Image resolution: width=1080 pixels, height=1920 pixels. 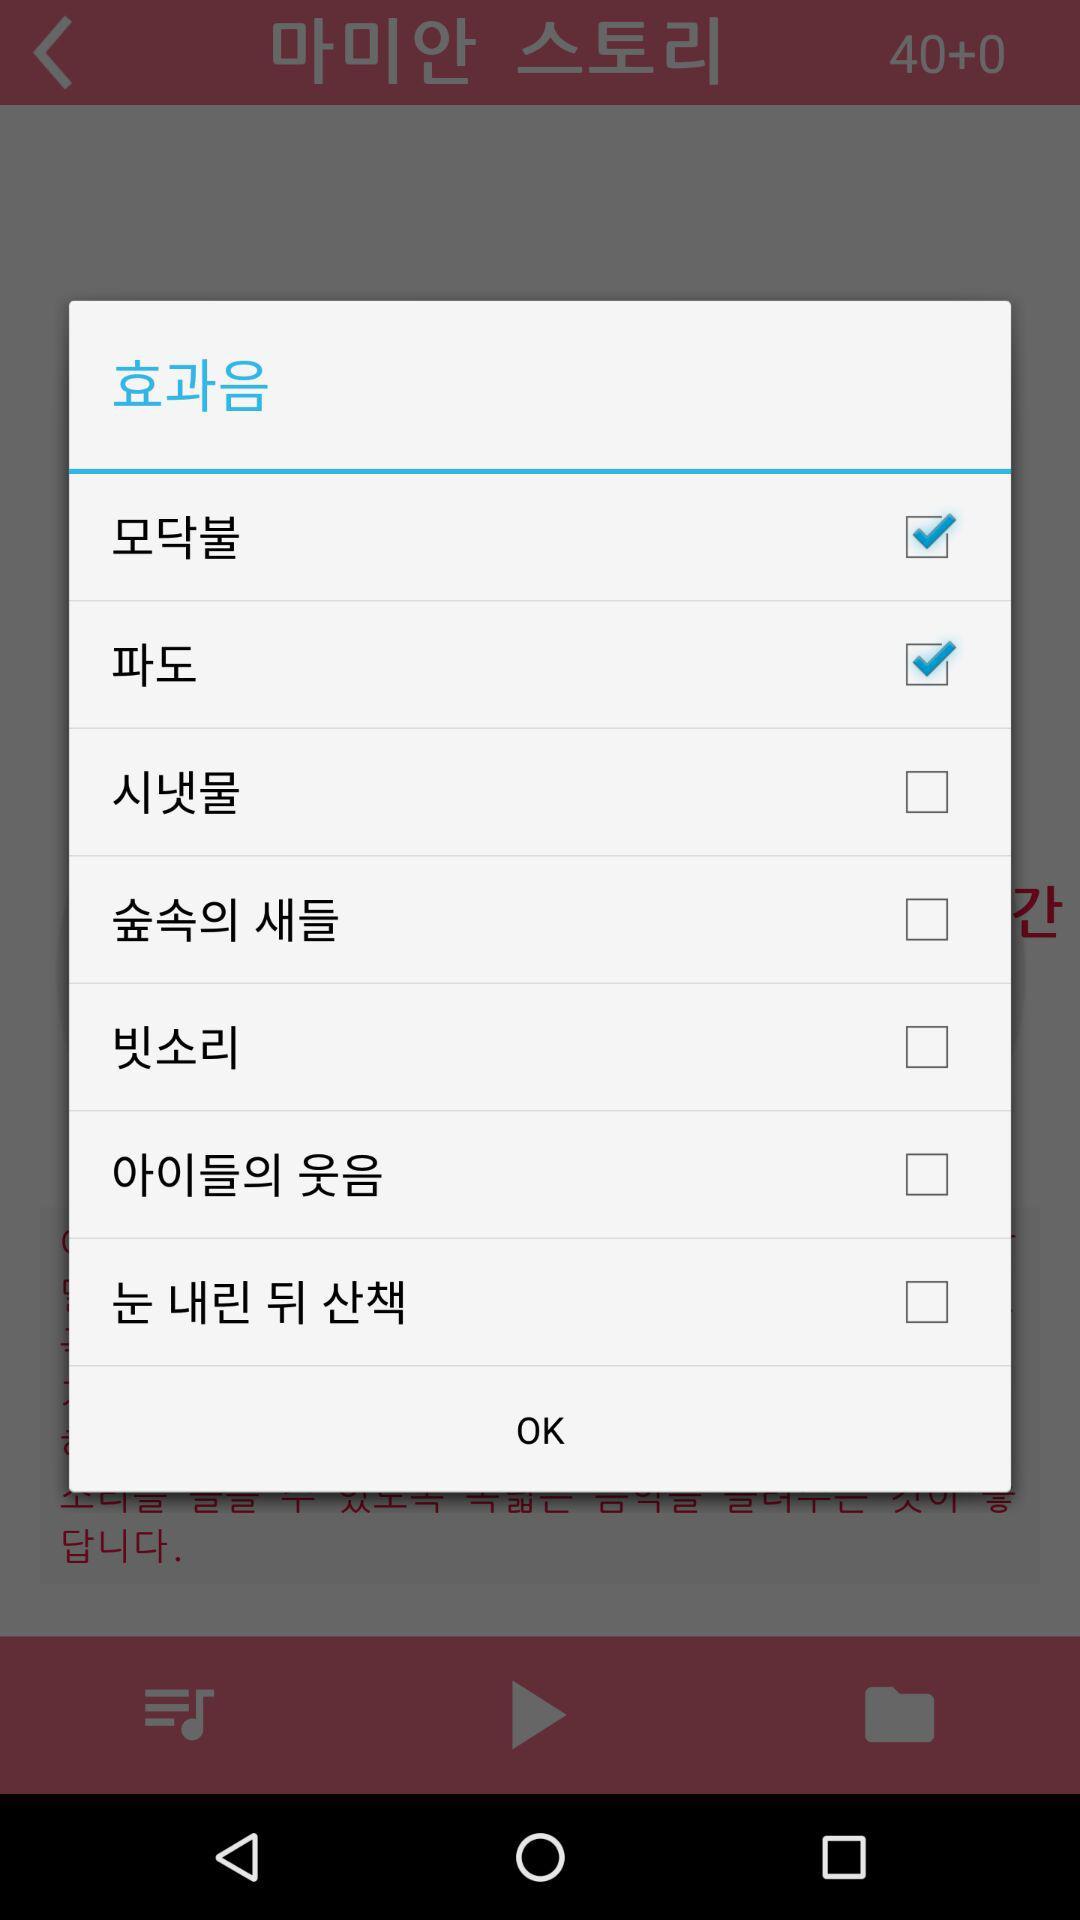 What do you see at coordinates (540, 1428) in the screenshot?
I see `the ok` at bounding box center [540, 1428].